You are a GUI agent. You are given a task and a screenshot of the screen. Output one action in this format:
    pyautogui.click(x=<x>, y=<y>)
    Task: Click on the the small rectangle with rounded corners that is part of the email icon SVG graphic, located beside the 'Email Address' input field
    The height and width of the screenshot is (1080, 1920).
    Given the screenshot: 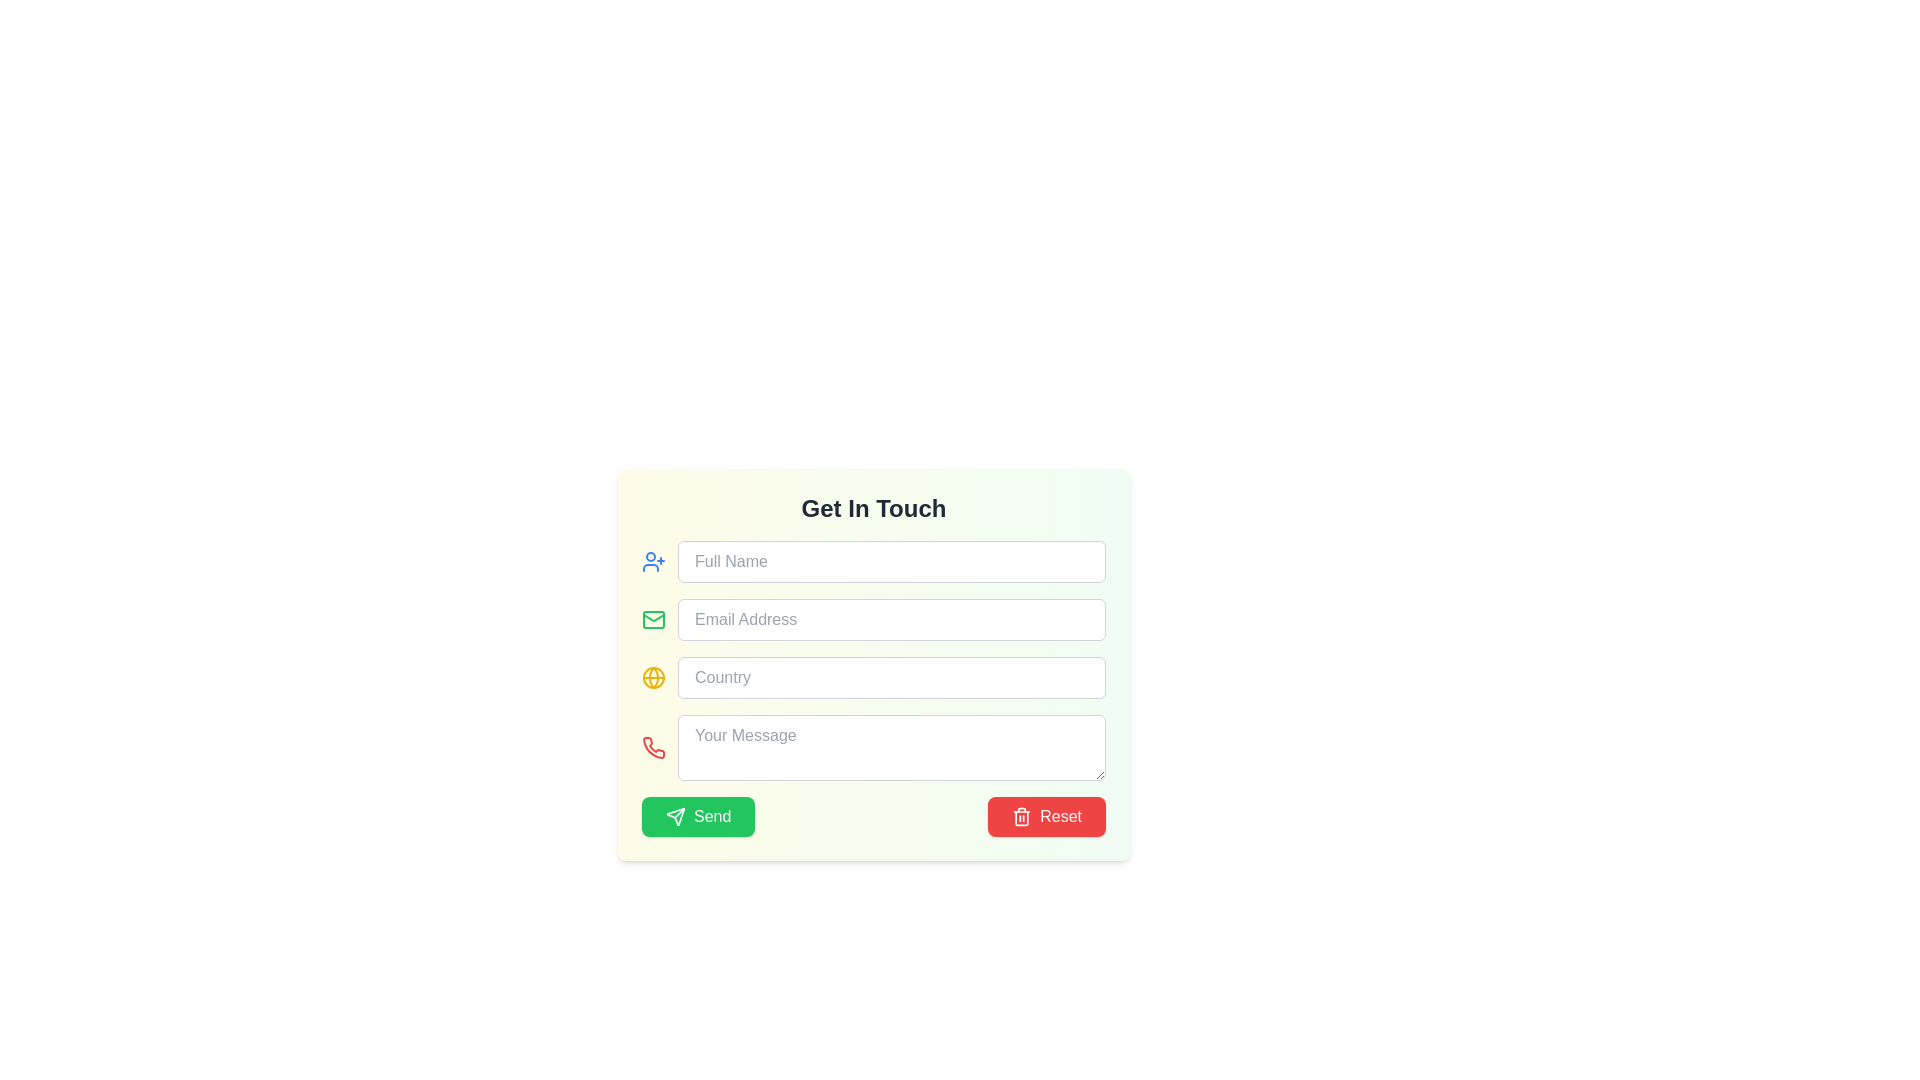 What is the action you would take?
    pyautogui.click(x=653, y=619)
    